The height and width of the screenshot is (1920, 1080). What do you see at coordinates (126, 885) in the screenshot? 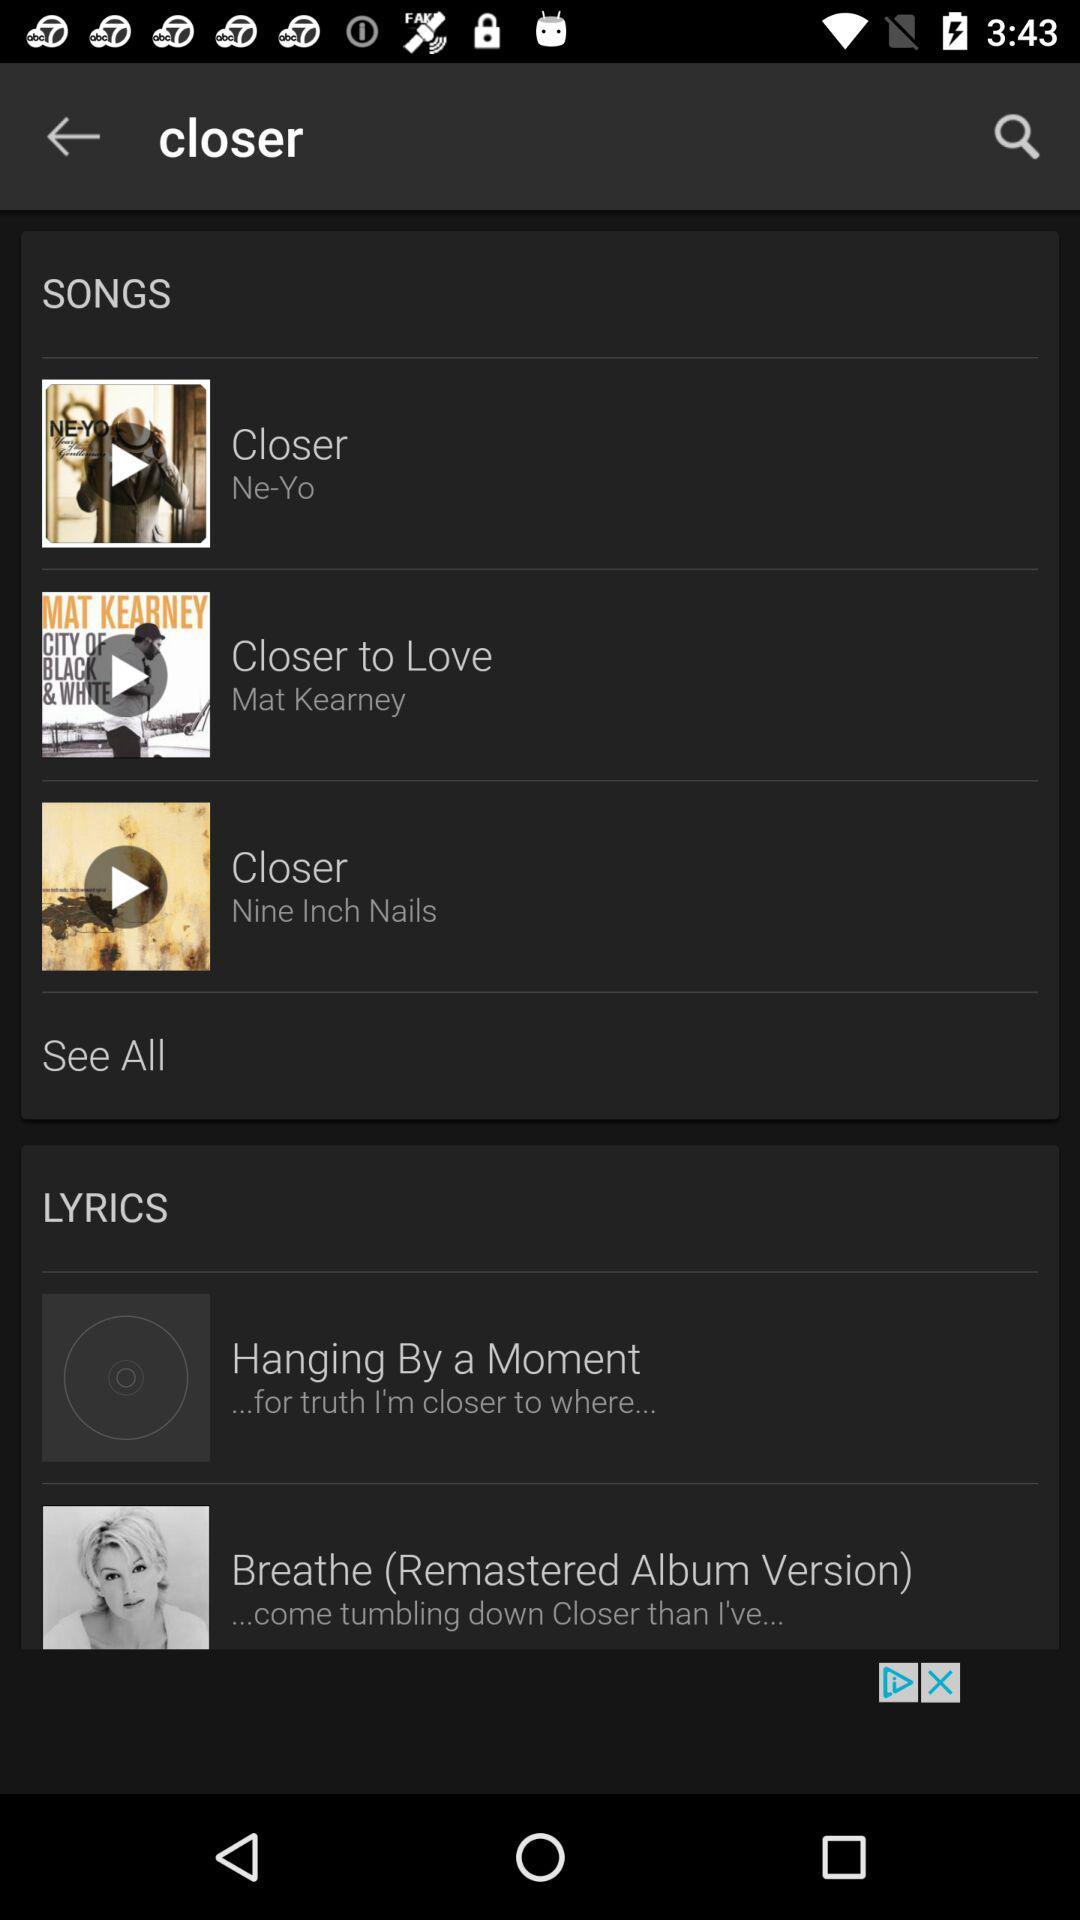
I see `song` at bounding box center [126, 885].